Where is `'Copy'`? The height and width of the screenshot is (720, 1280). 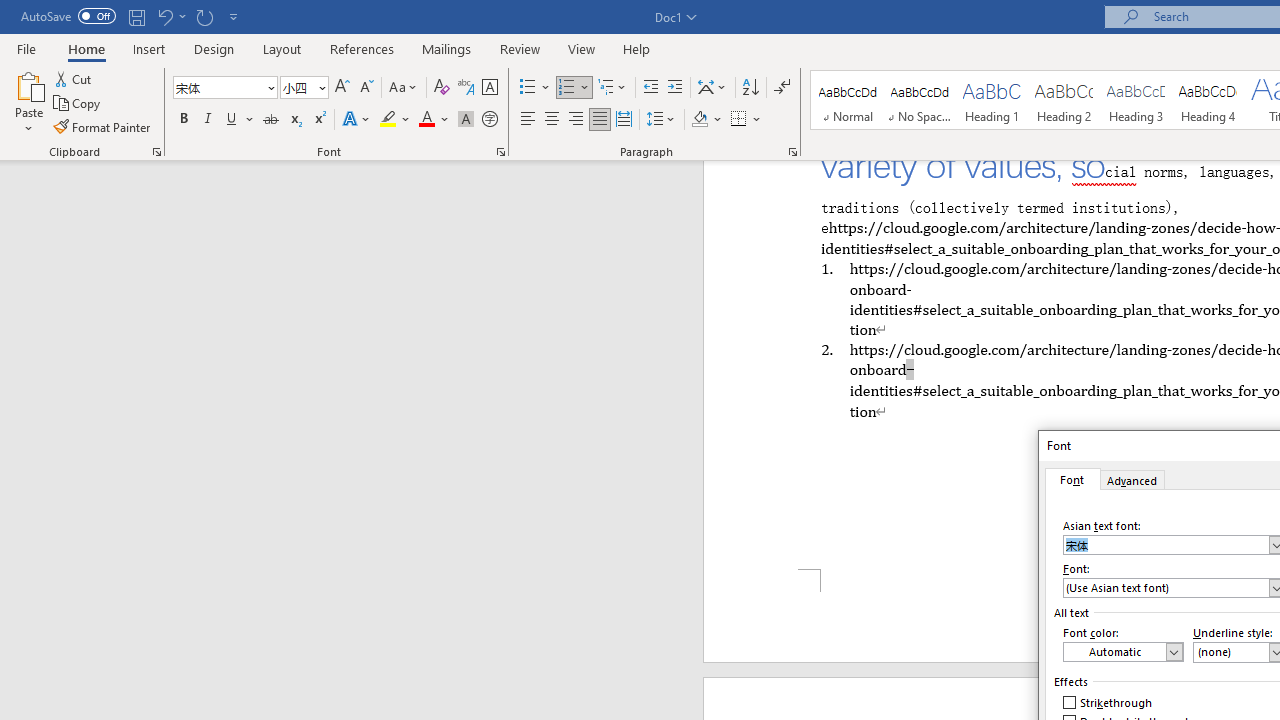
'Copy' is located at coordinates (78, 103).